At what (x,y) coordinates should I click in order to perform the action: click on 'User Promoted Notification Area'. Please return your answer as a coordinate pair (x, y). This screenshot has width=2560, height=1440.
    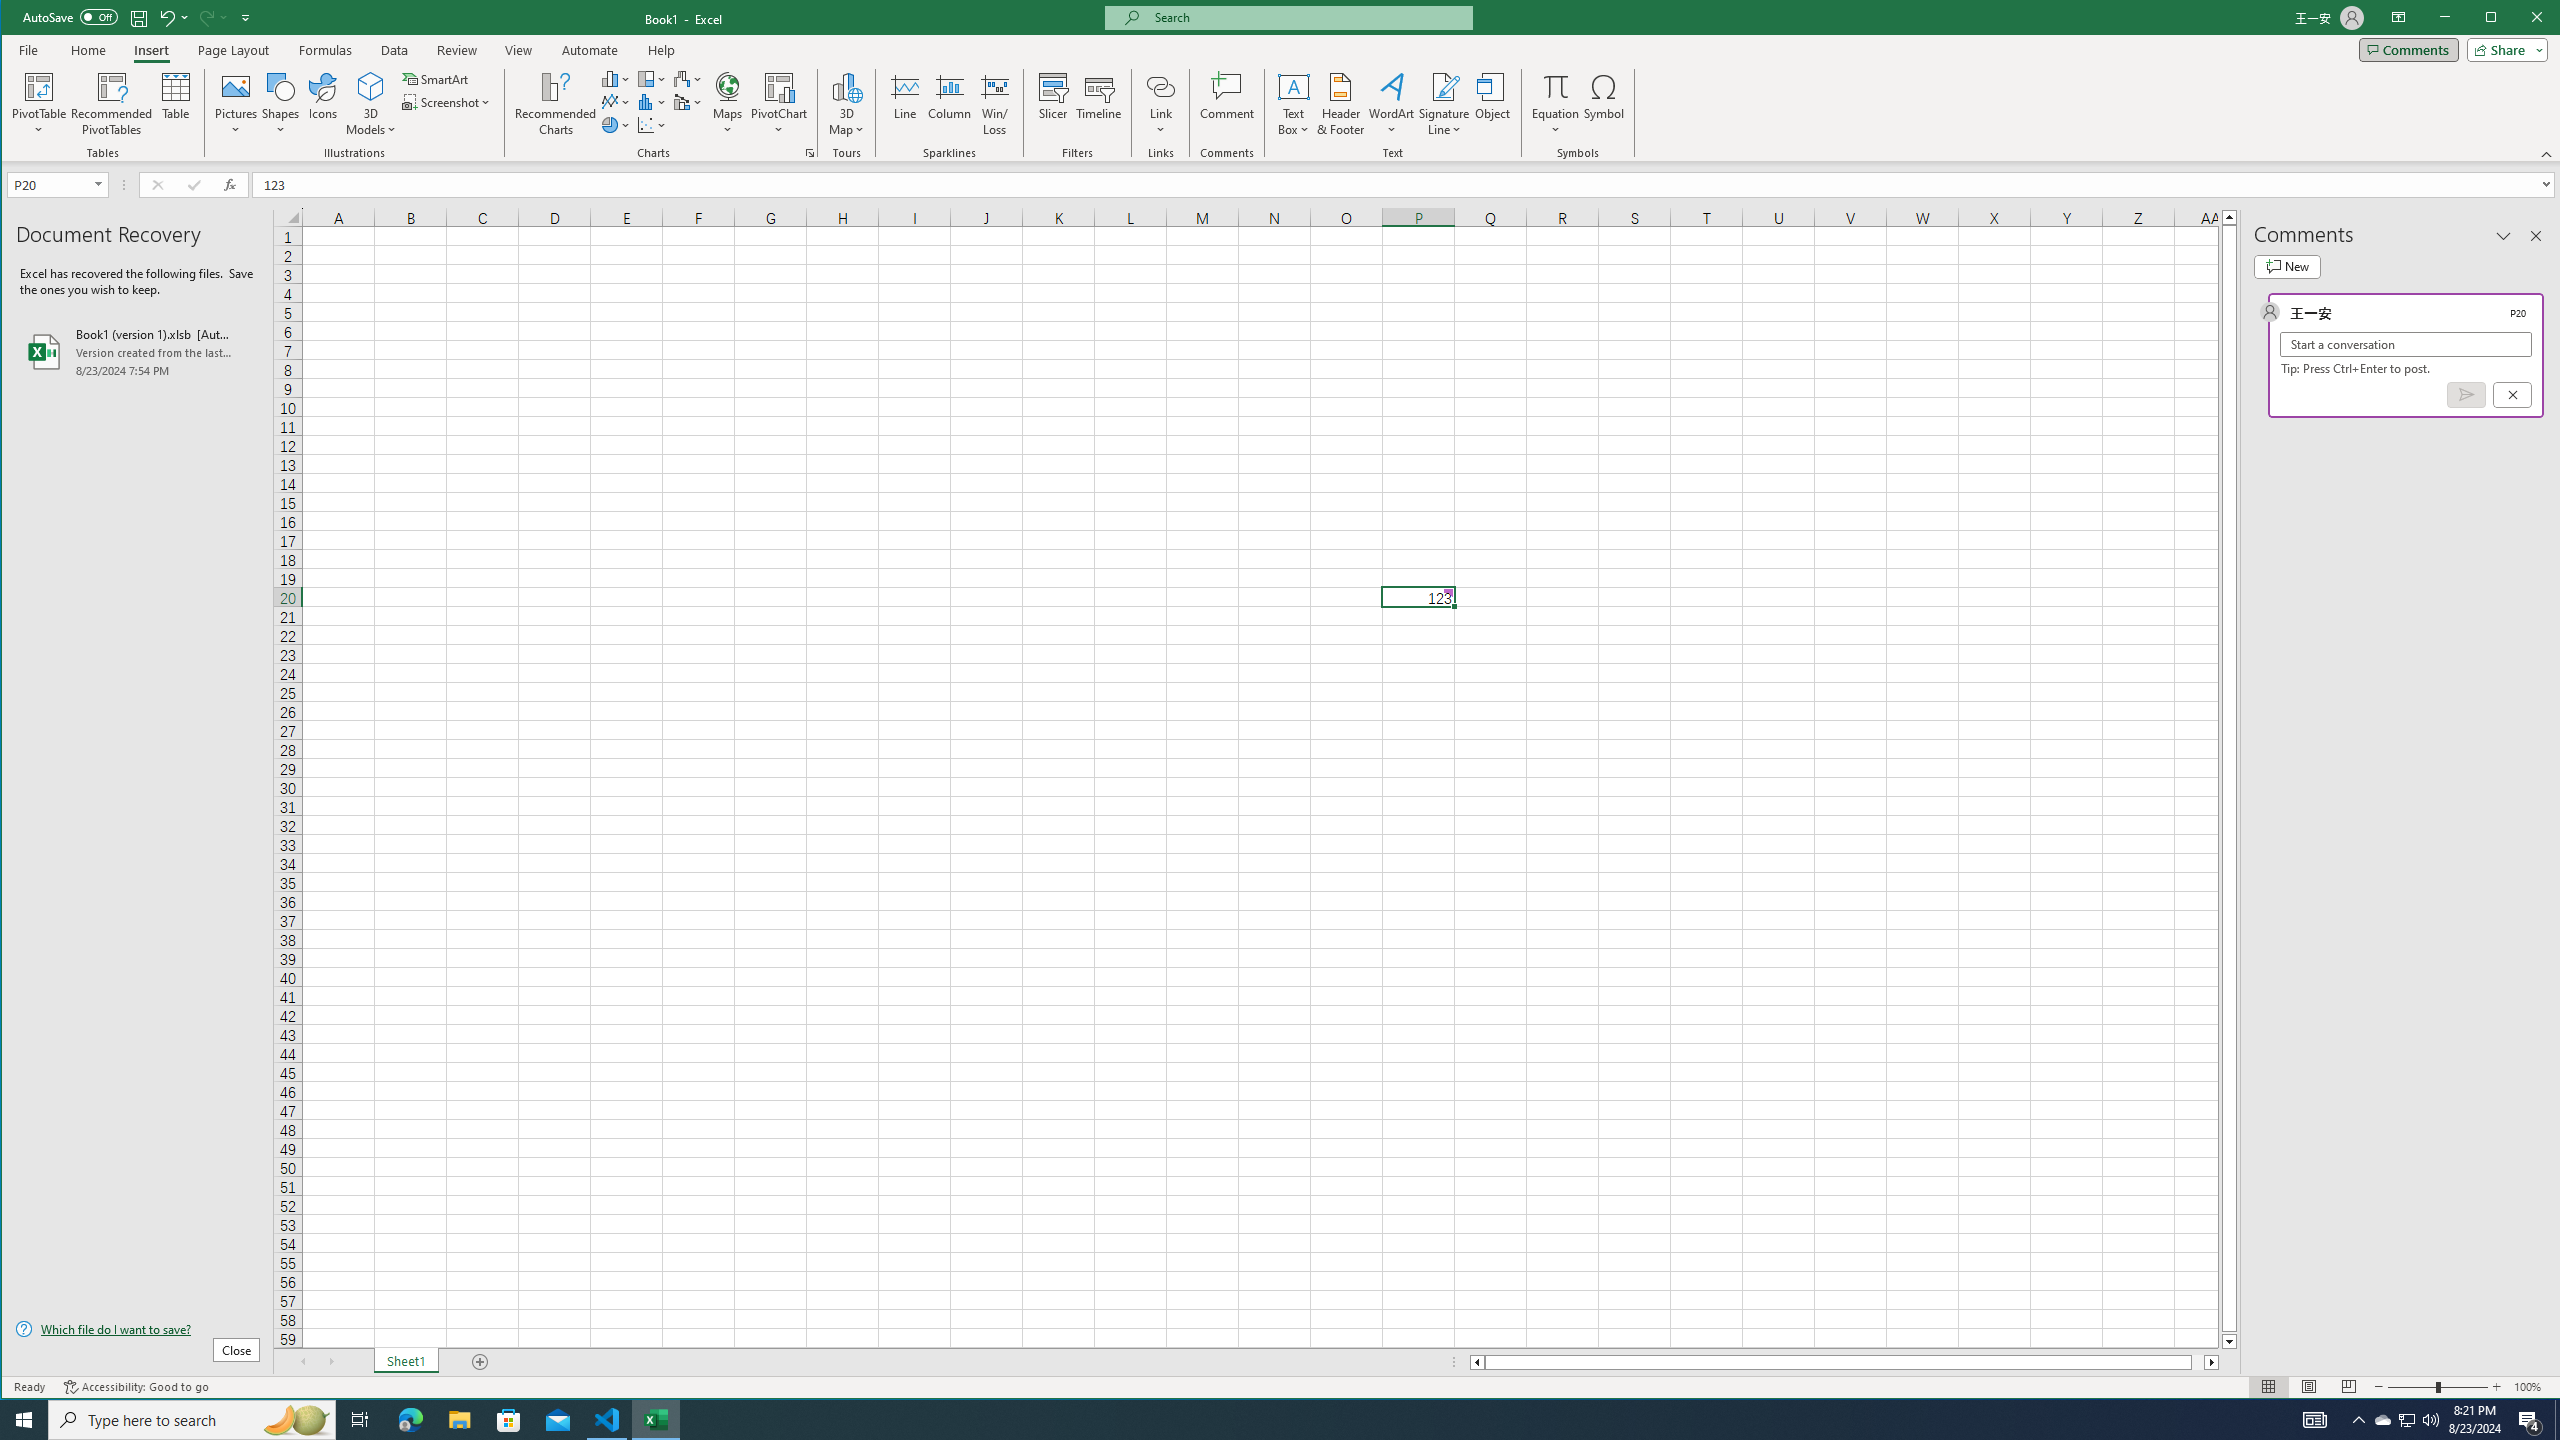
    Looking at the image, I should click on (2382, 1418).